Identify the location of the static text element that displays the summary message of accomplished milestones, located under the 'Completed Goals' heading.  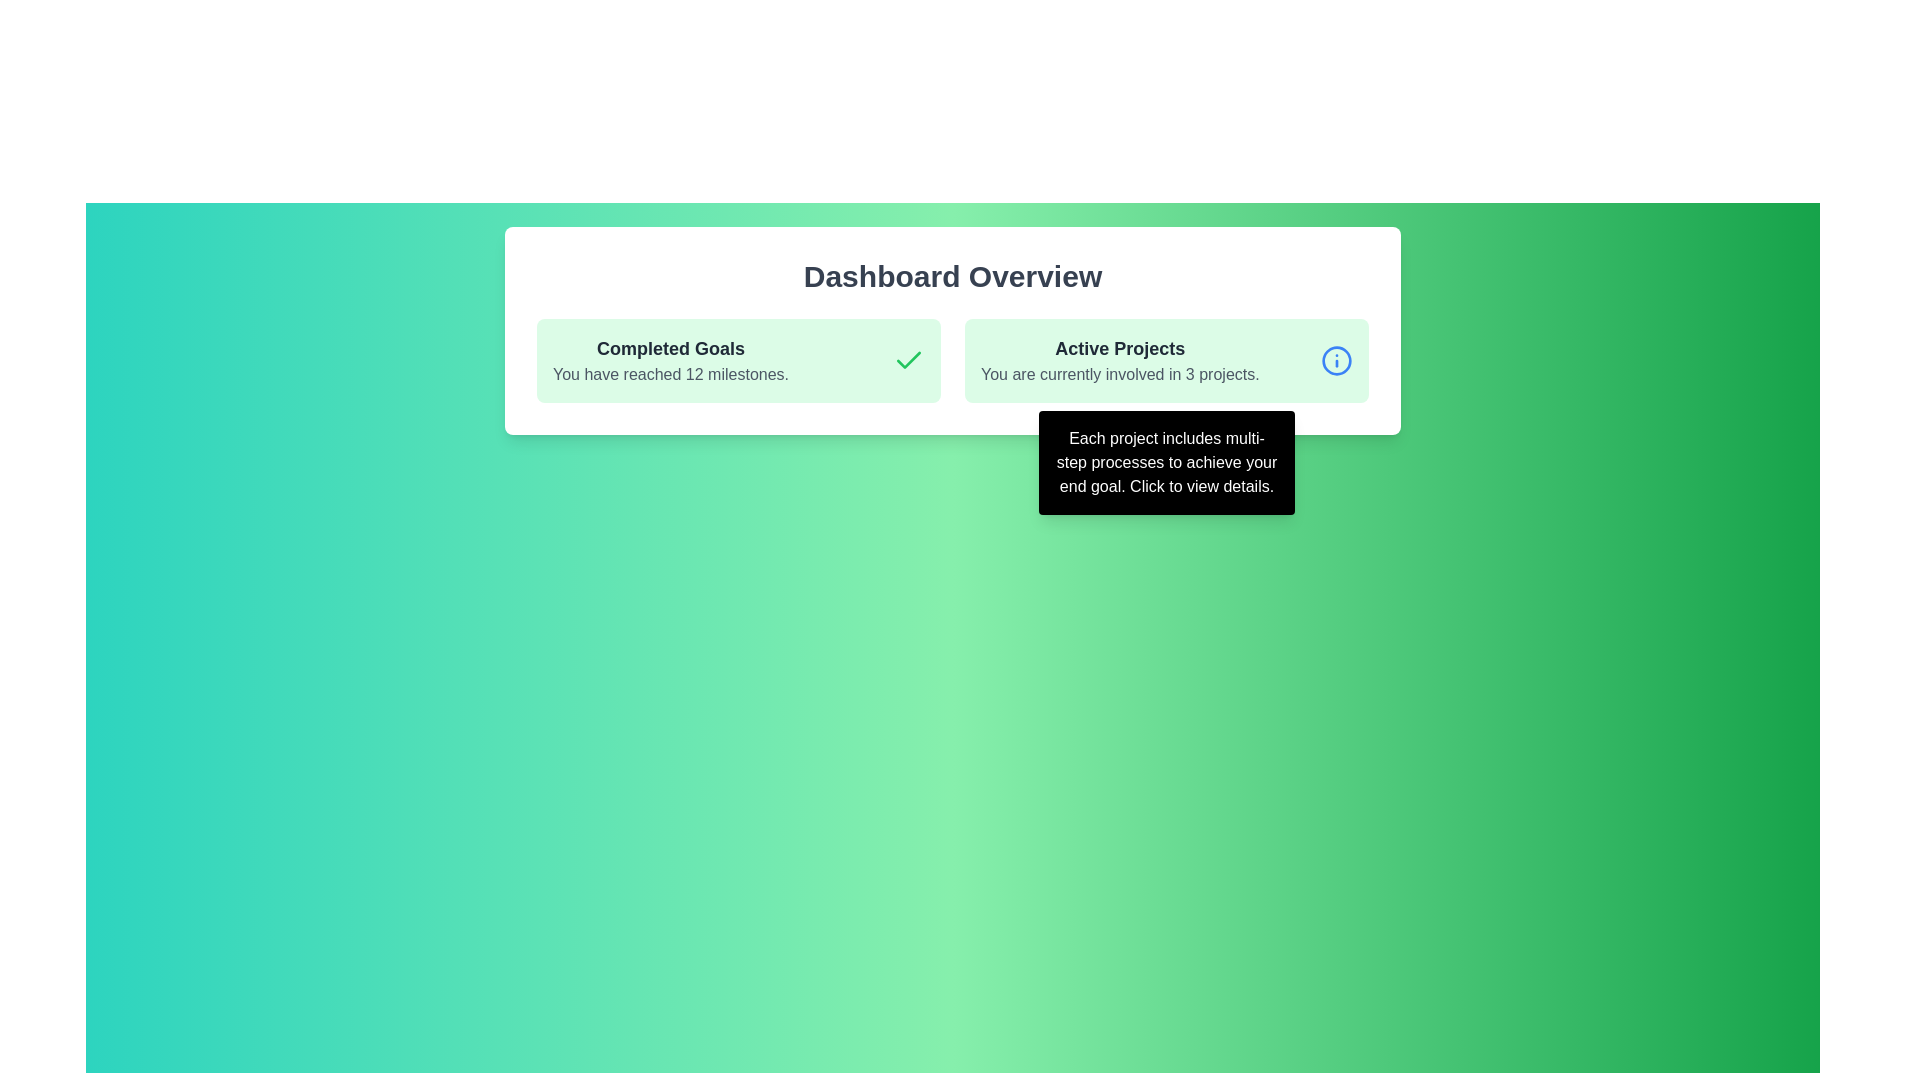
(671, 374).